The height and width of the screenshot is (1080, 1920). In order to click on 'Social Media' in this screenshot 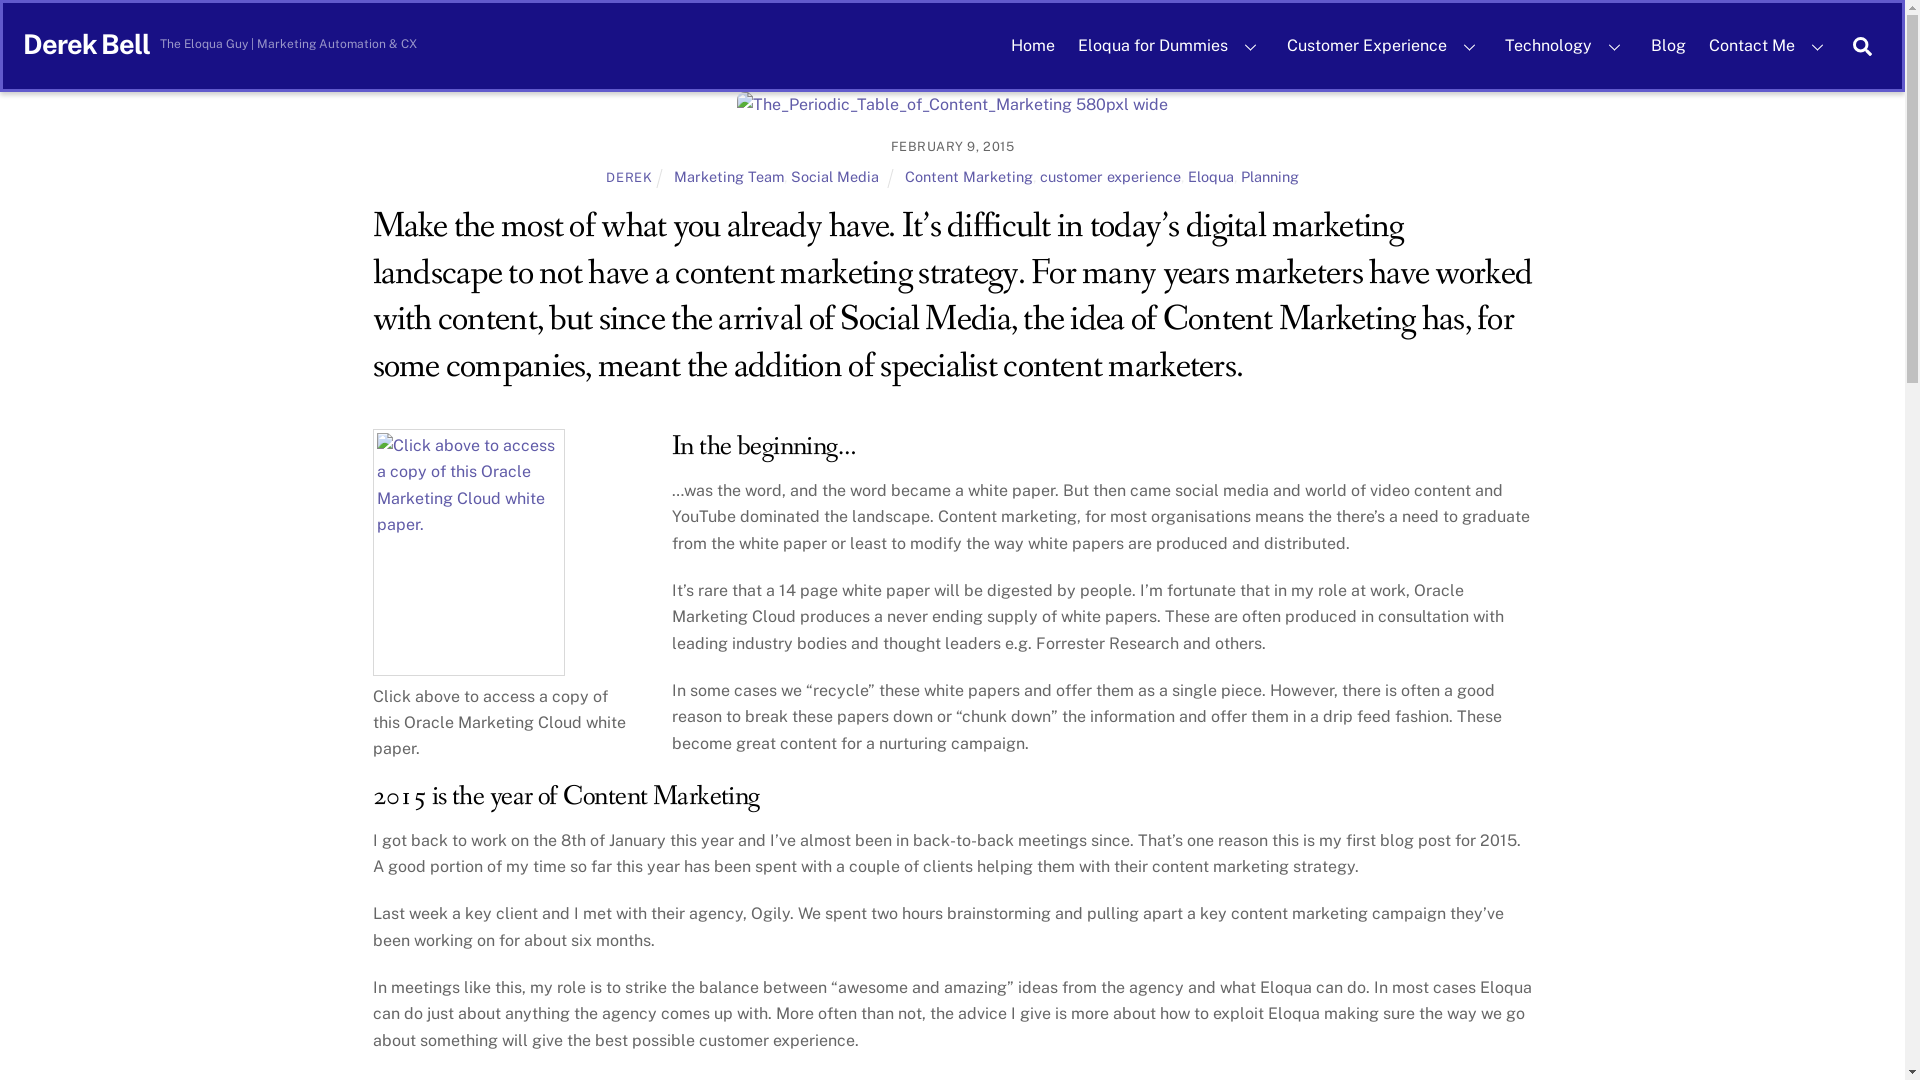, I will do `click(835, 175)`.